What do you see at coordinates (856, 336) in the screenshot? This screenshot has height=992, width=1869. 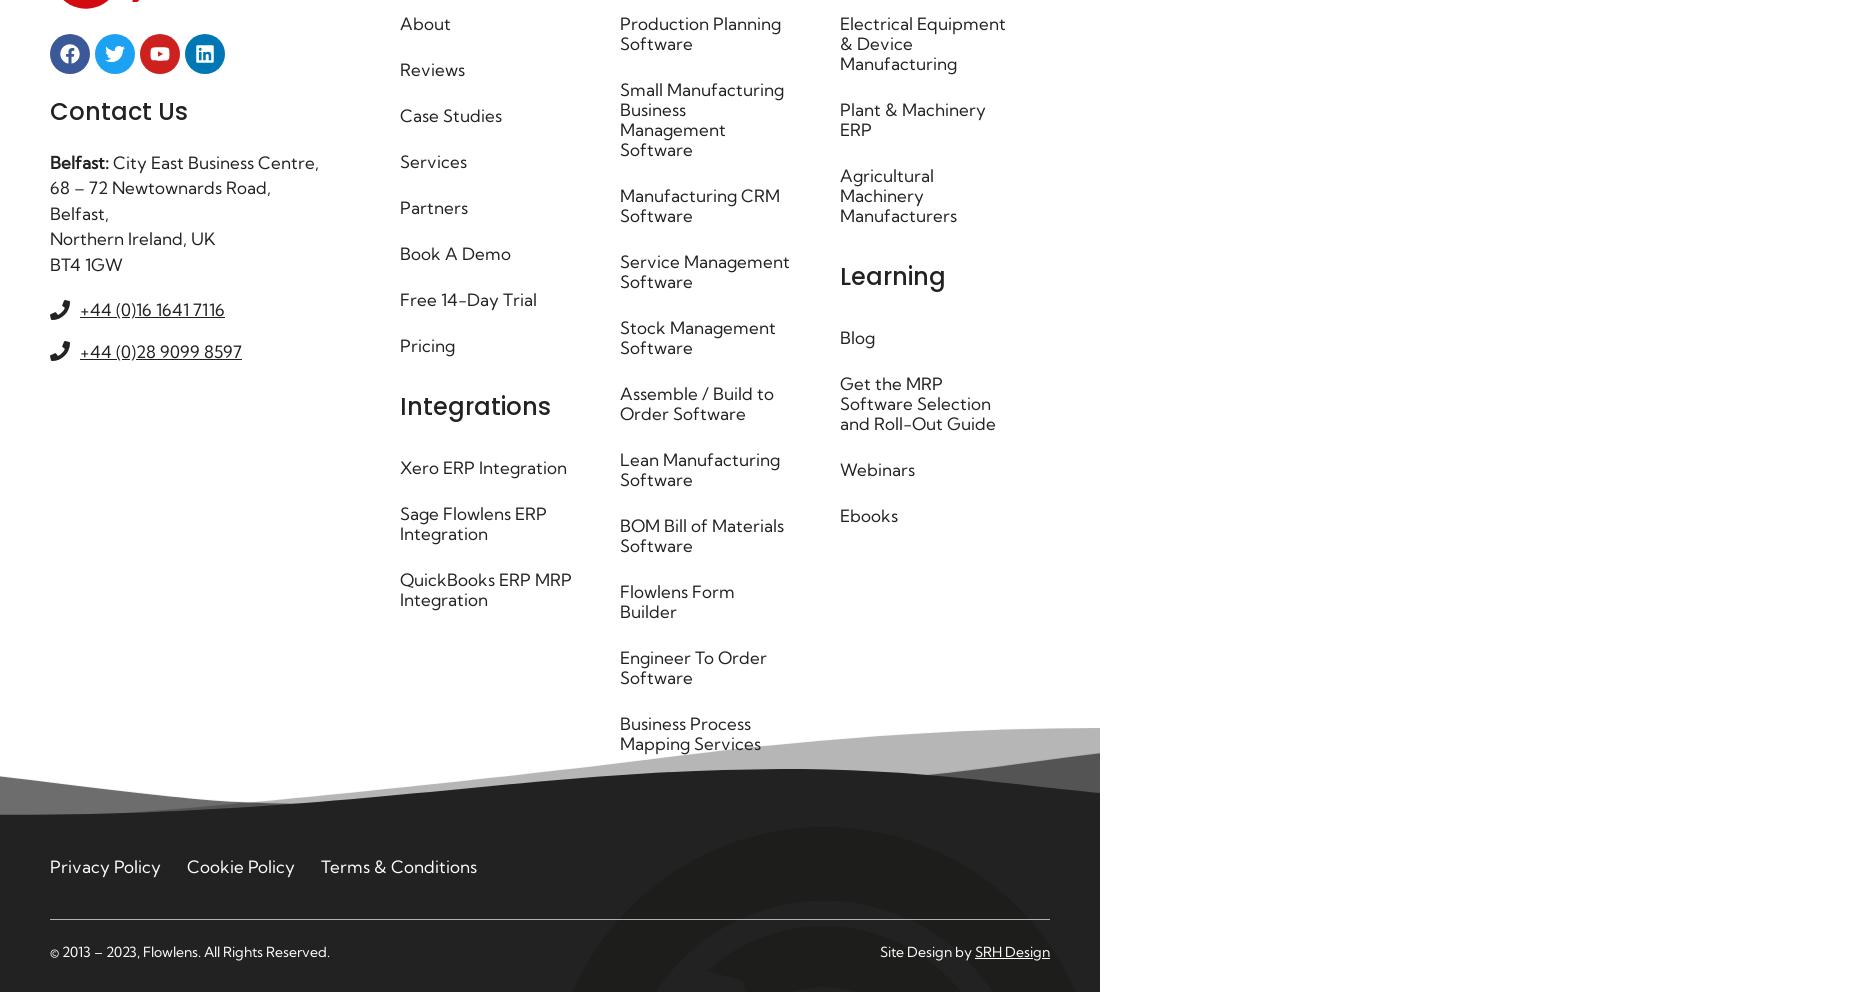 I see `'Blog'` at bounding box center [856, 336].